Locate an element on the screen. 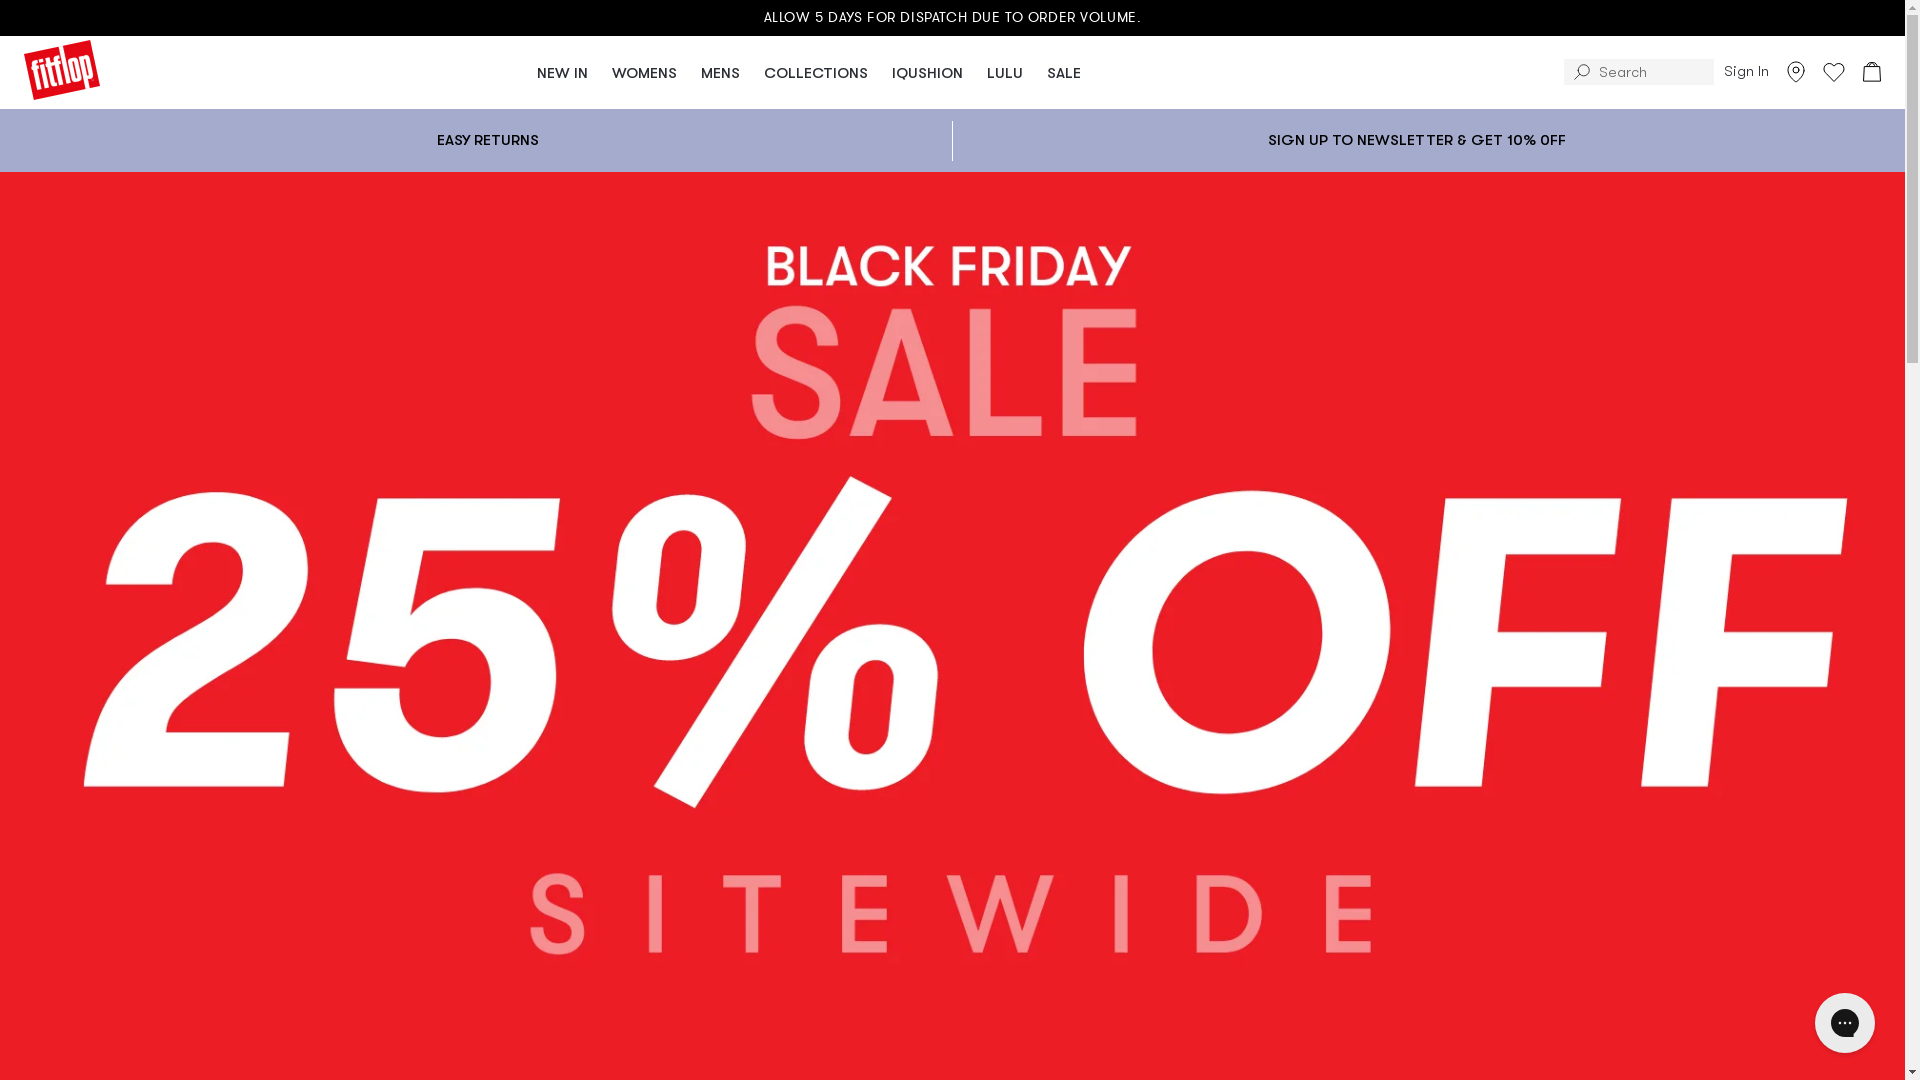 The width and height of the screenshot is (1920, 1080). 'EASY RETURNS' is located at coordinates (488, 138).